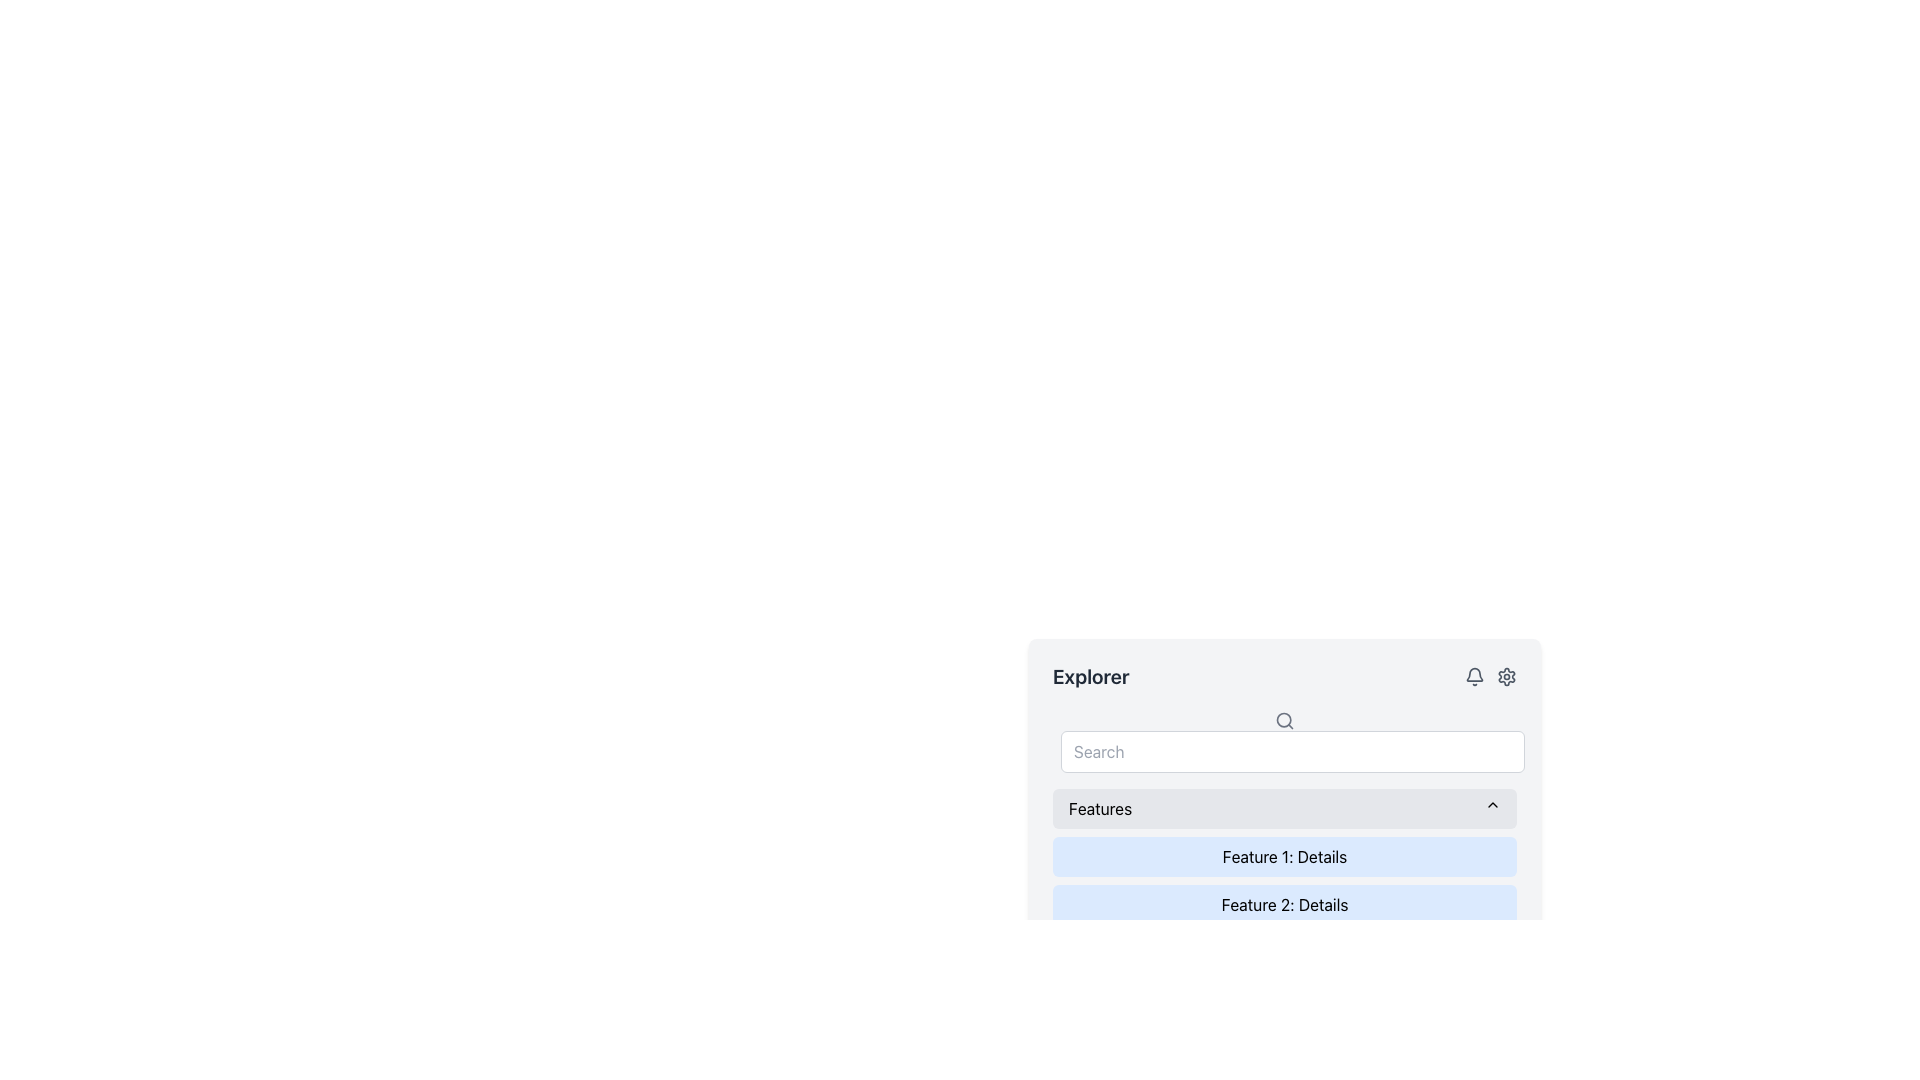 Image resolution: width=1920 pixels, height=1080 pixels. Describe the element at coordinates (1492, 804) in the screenshot. I see `the upward chevron icon located to the far-right of the 'Features' label` at that location.